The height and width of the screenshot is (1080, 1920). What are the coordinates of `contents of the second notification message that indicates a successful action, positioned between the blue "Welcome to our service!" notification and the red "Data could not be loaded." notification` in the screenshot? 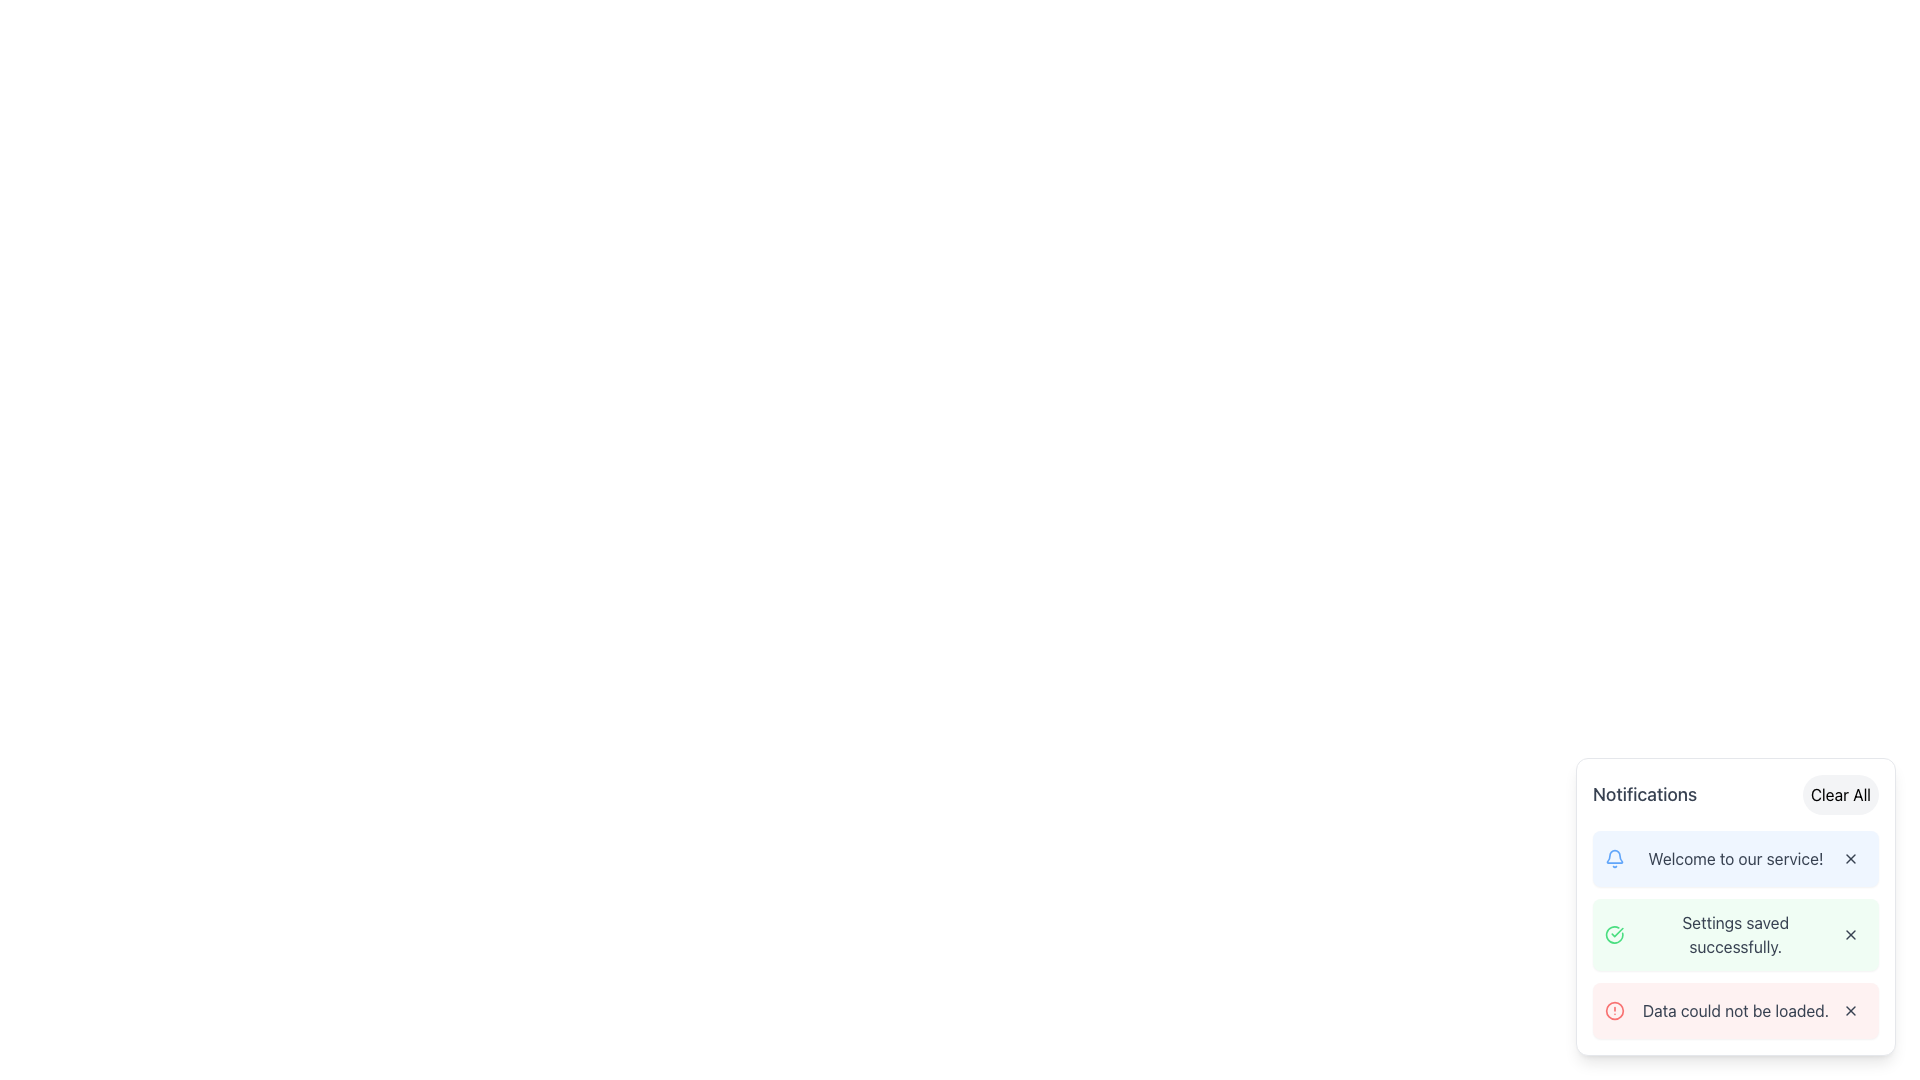 It's located at (1735, 934).